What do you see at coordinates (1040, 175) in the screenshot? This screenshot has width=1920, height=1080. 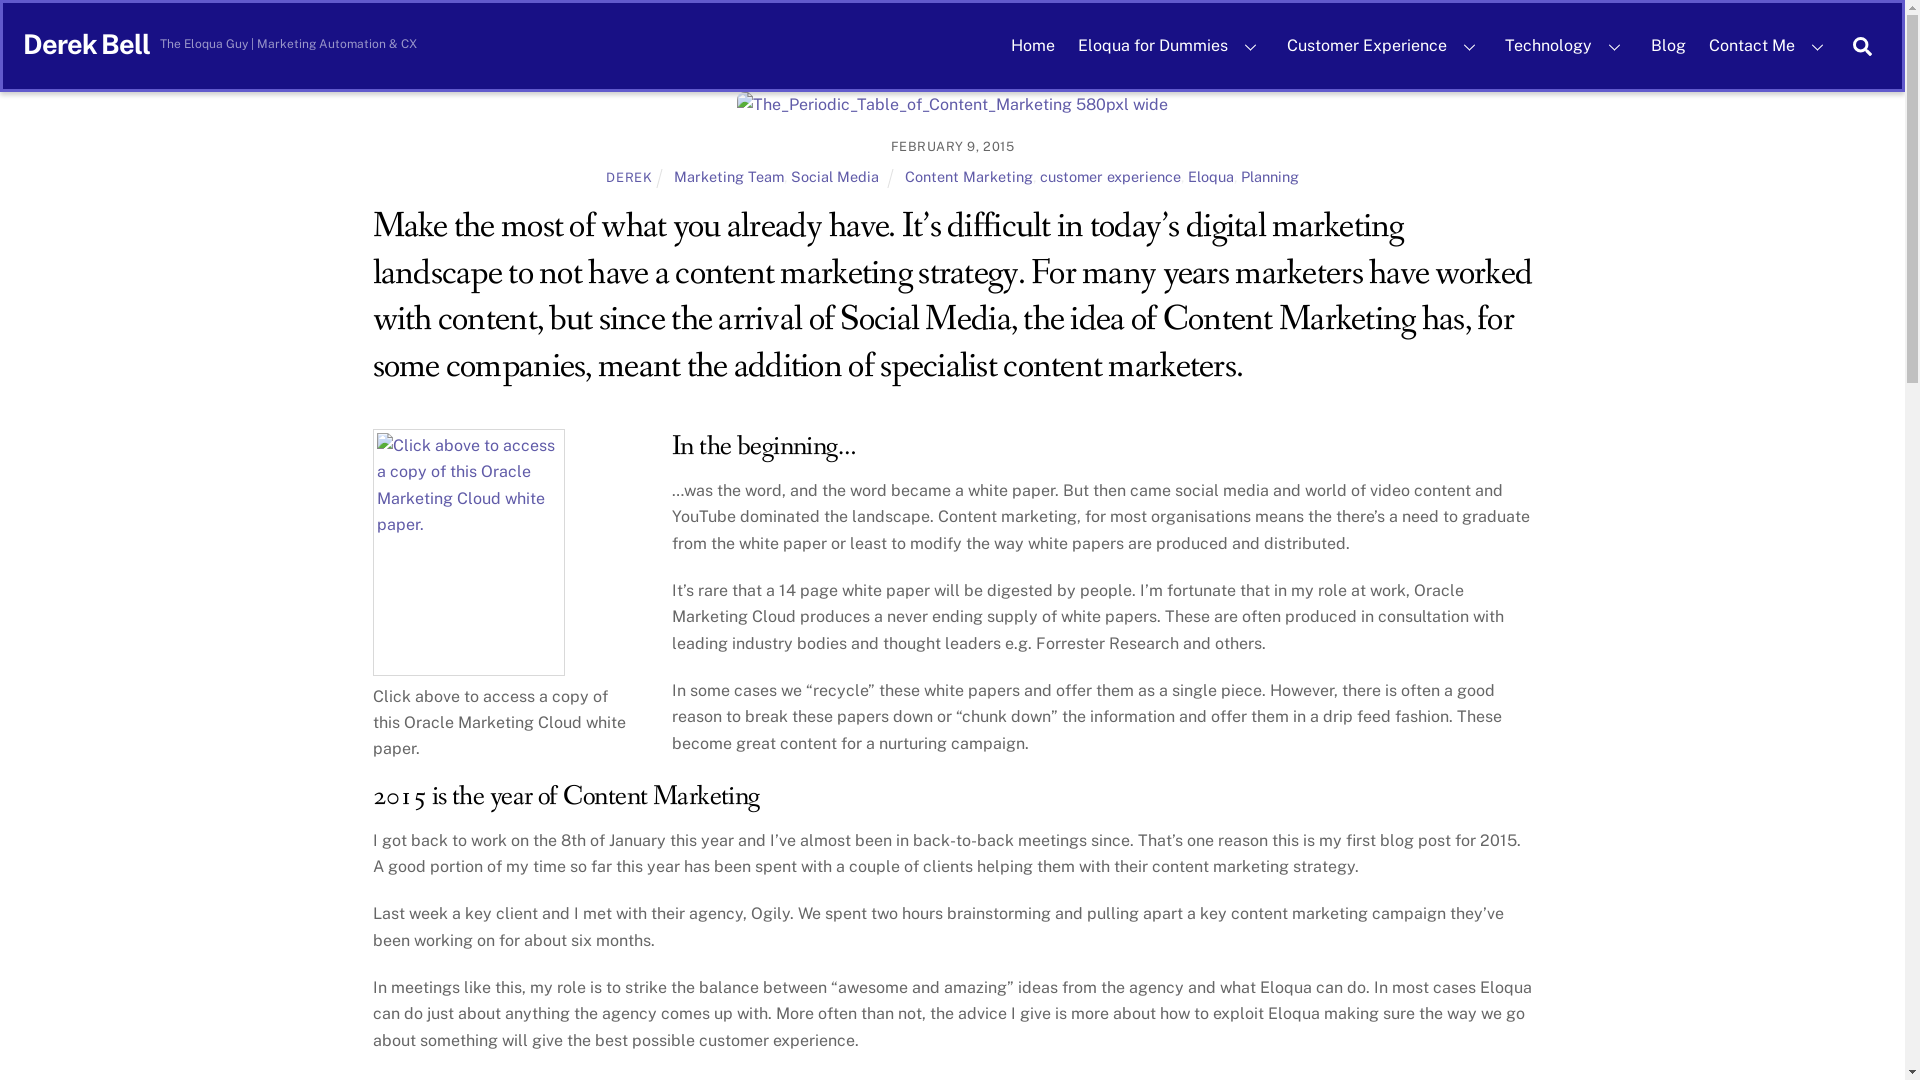 I see `'customer experience'` at bounding box center [1040, 175].